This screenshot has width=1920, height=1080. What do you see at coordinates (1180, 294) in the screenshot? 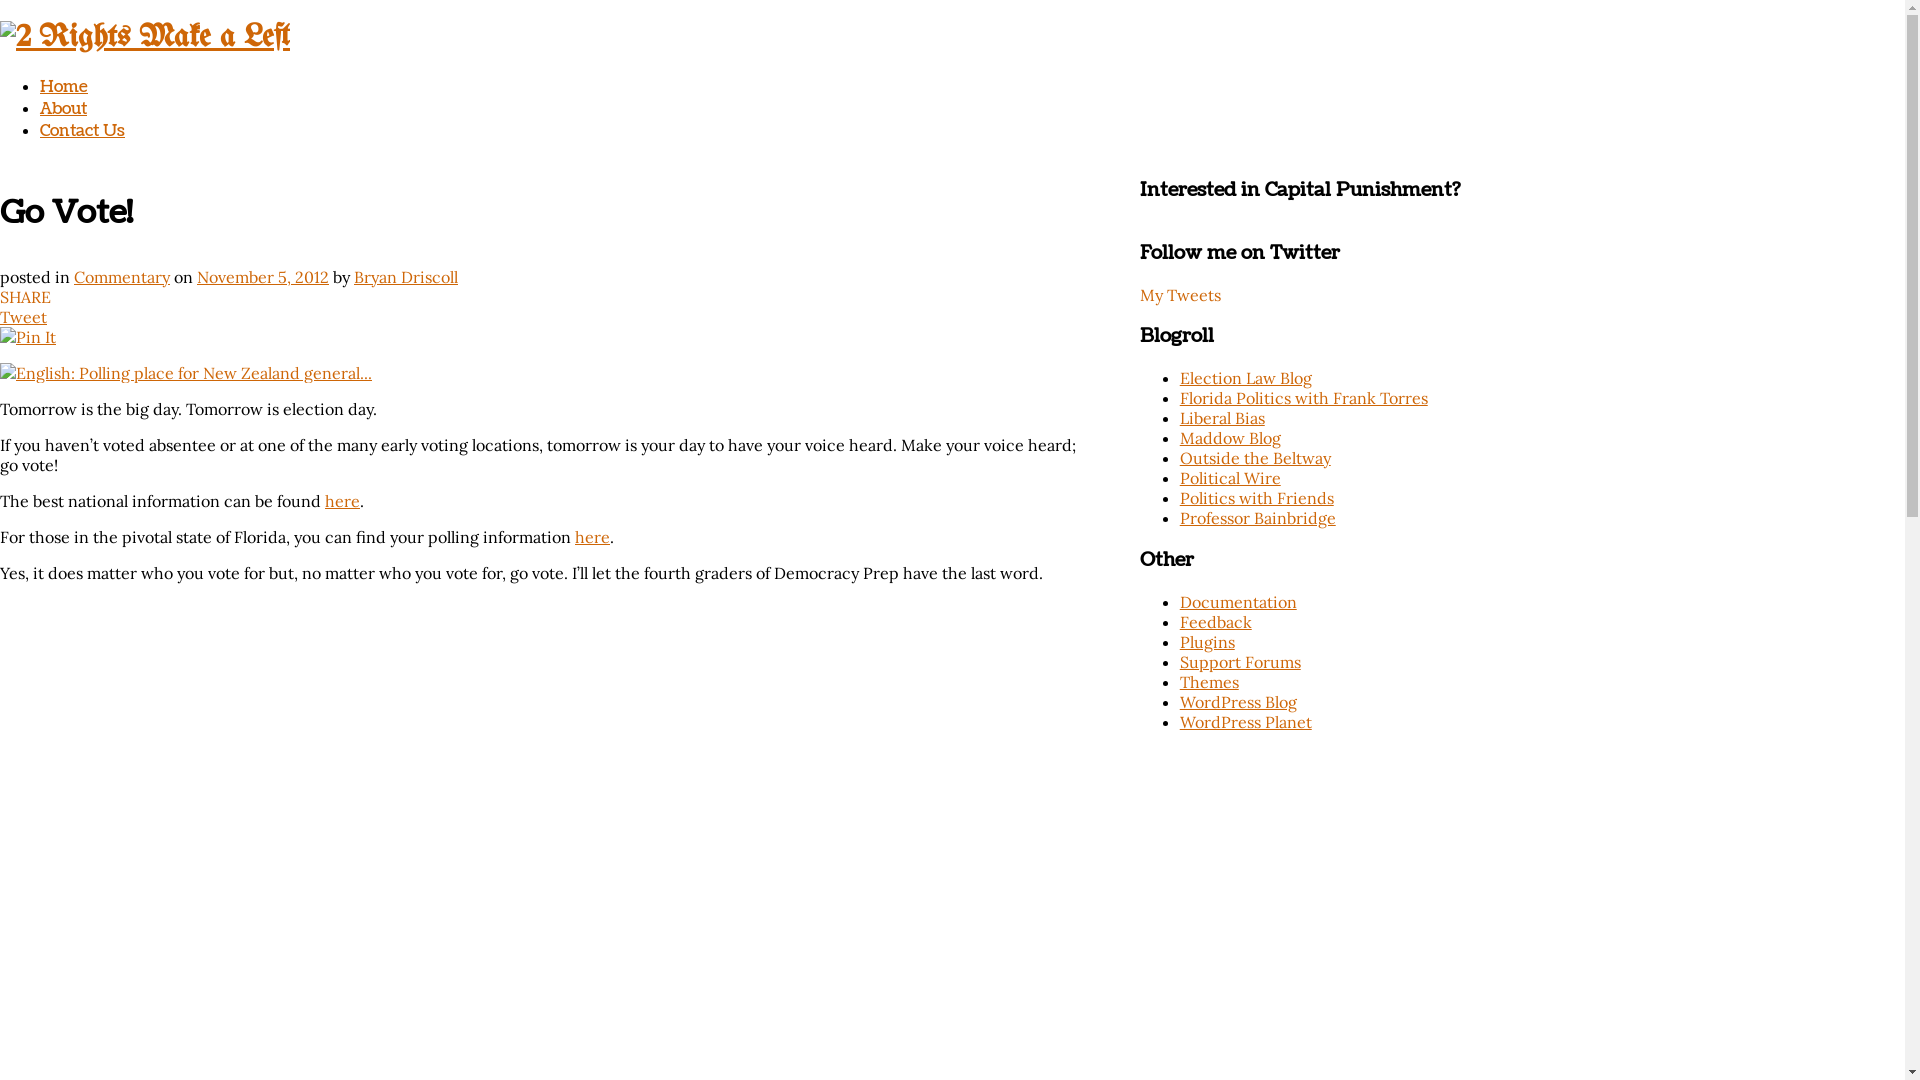
I see `'My Tweets'` at bounding box center [1180, 294].